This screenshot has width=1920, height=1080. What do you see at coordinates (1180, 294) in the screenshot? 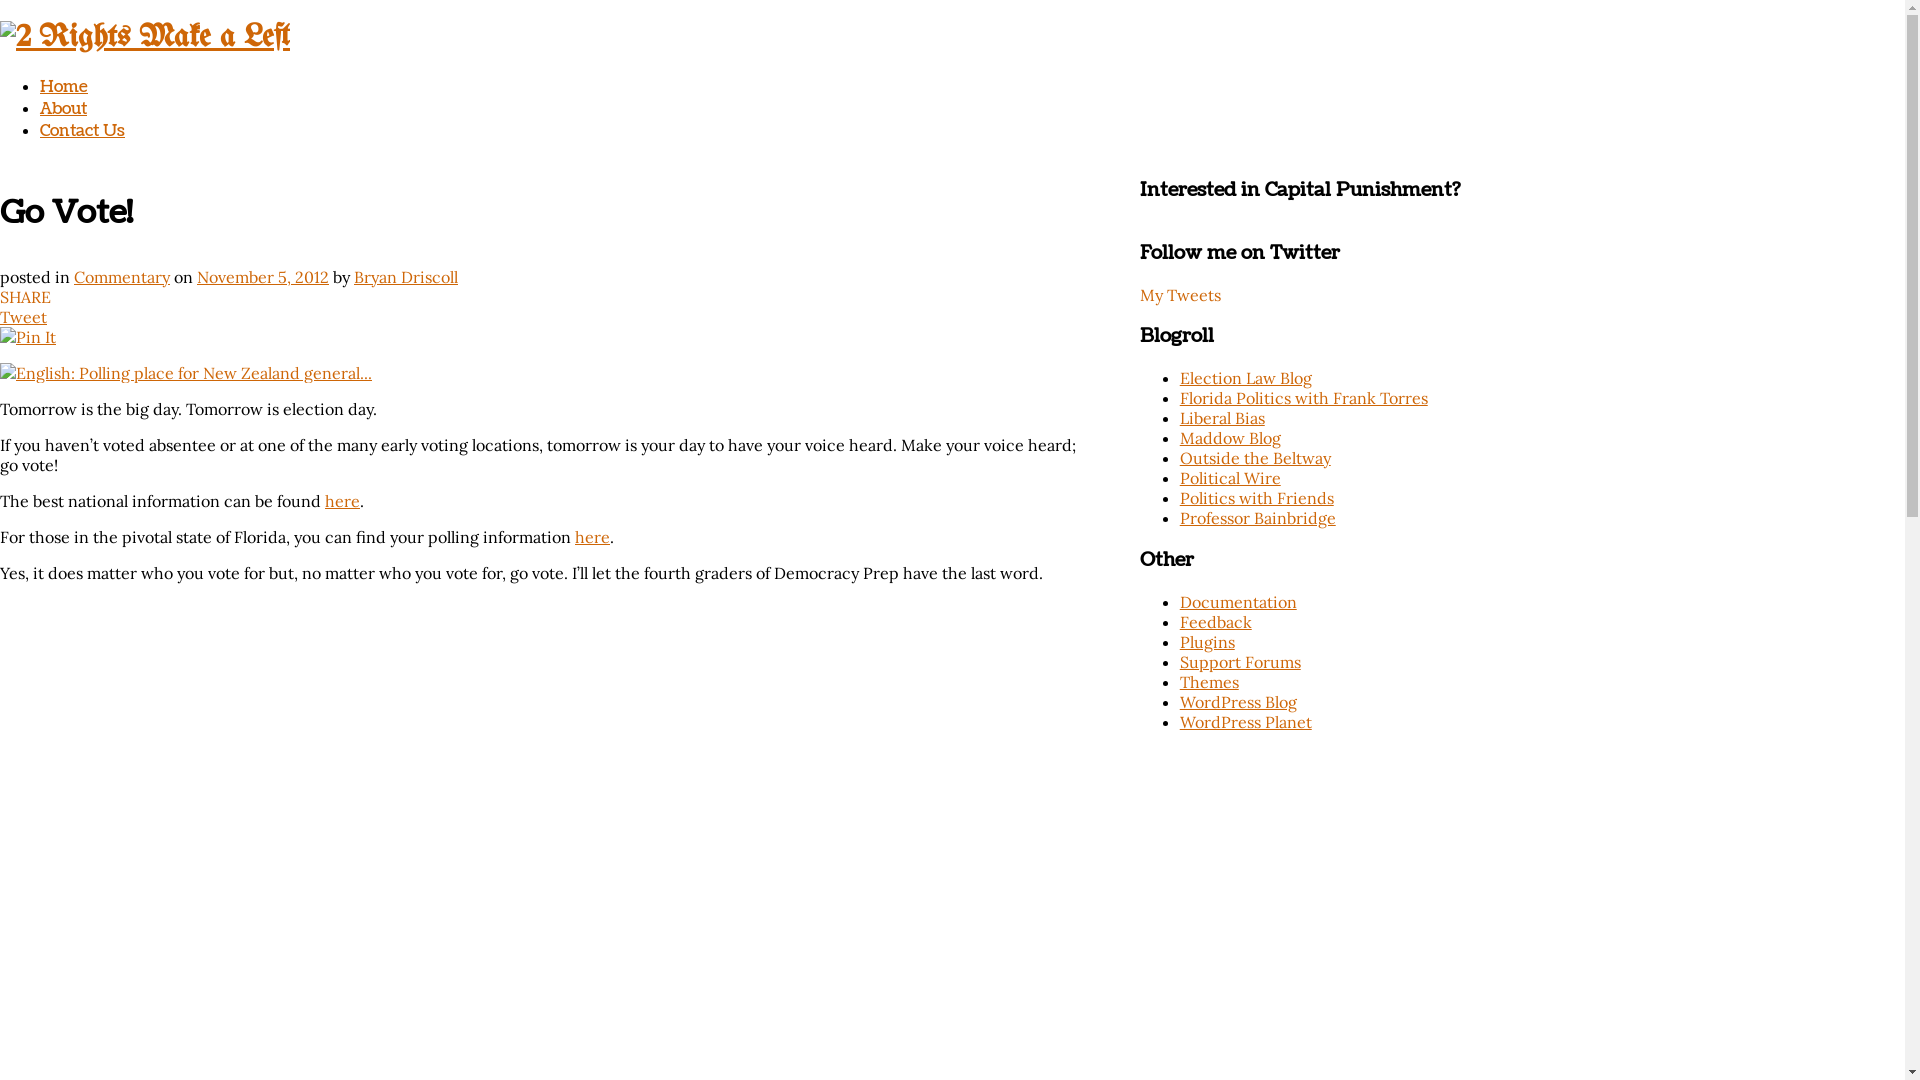
I see `'My Tweets'` at bounding box center [1180, 294].